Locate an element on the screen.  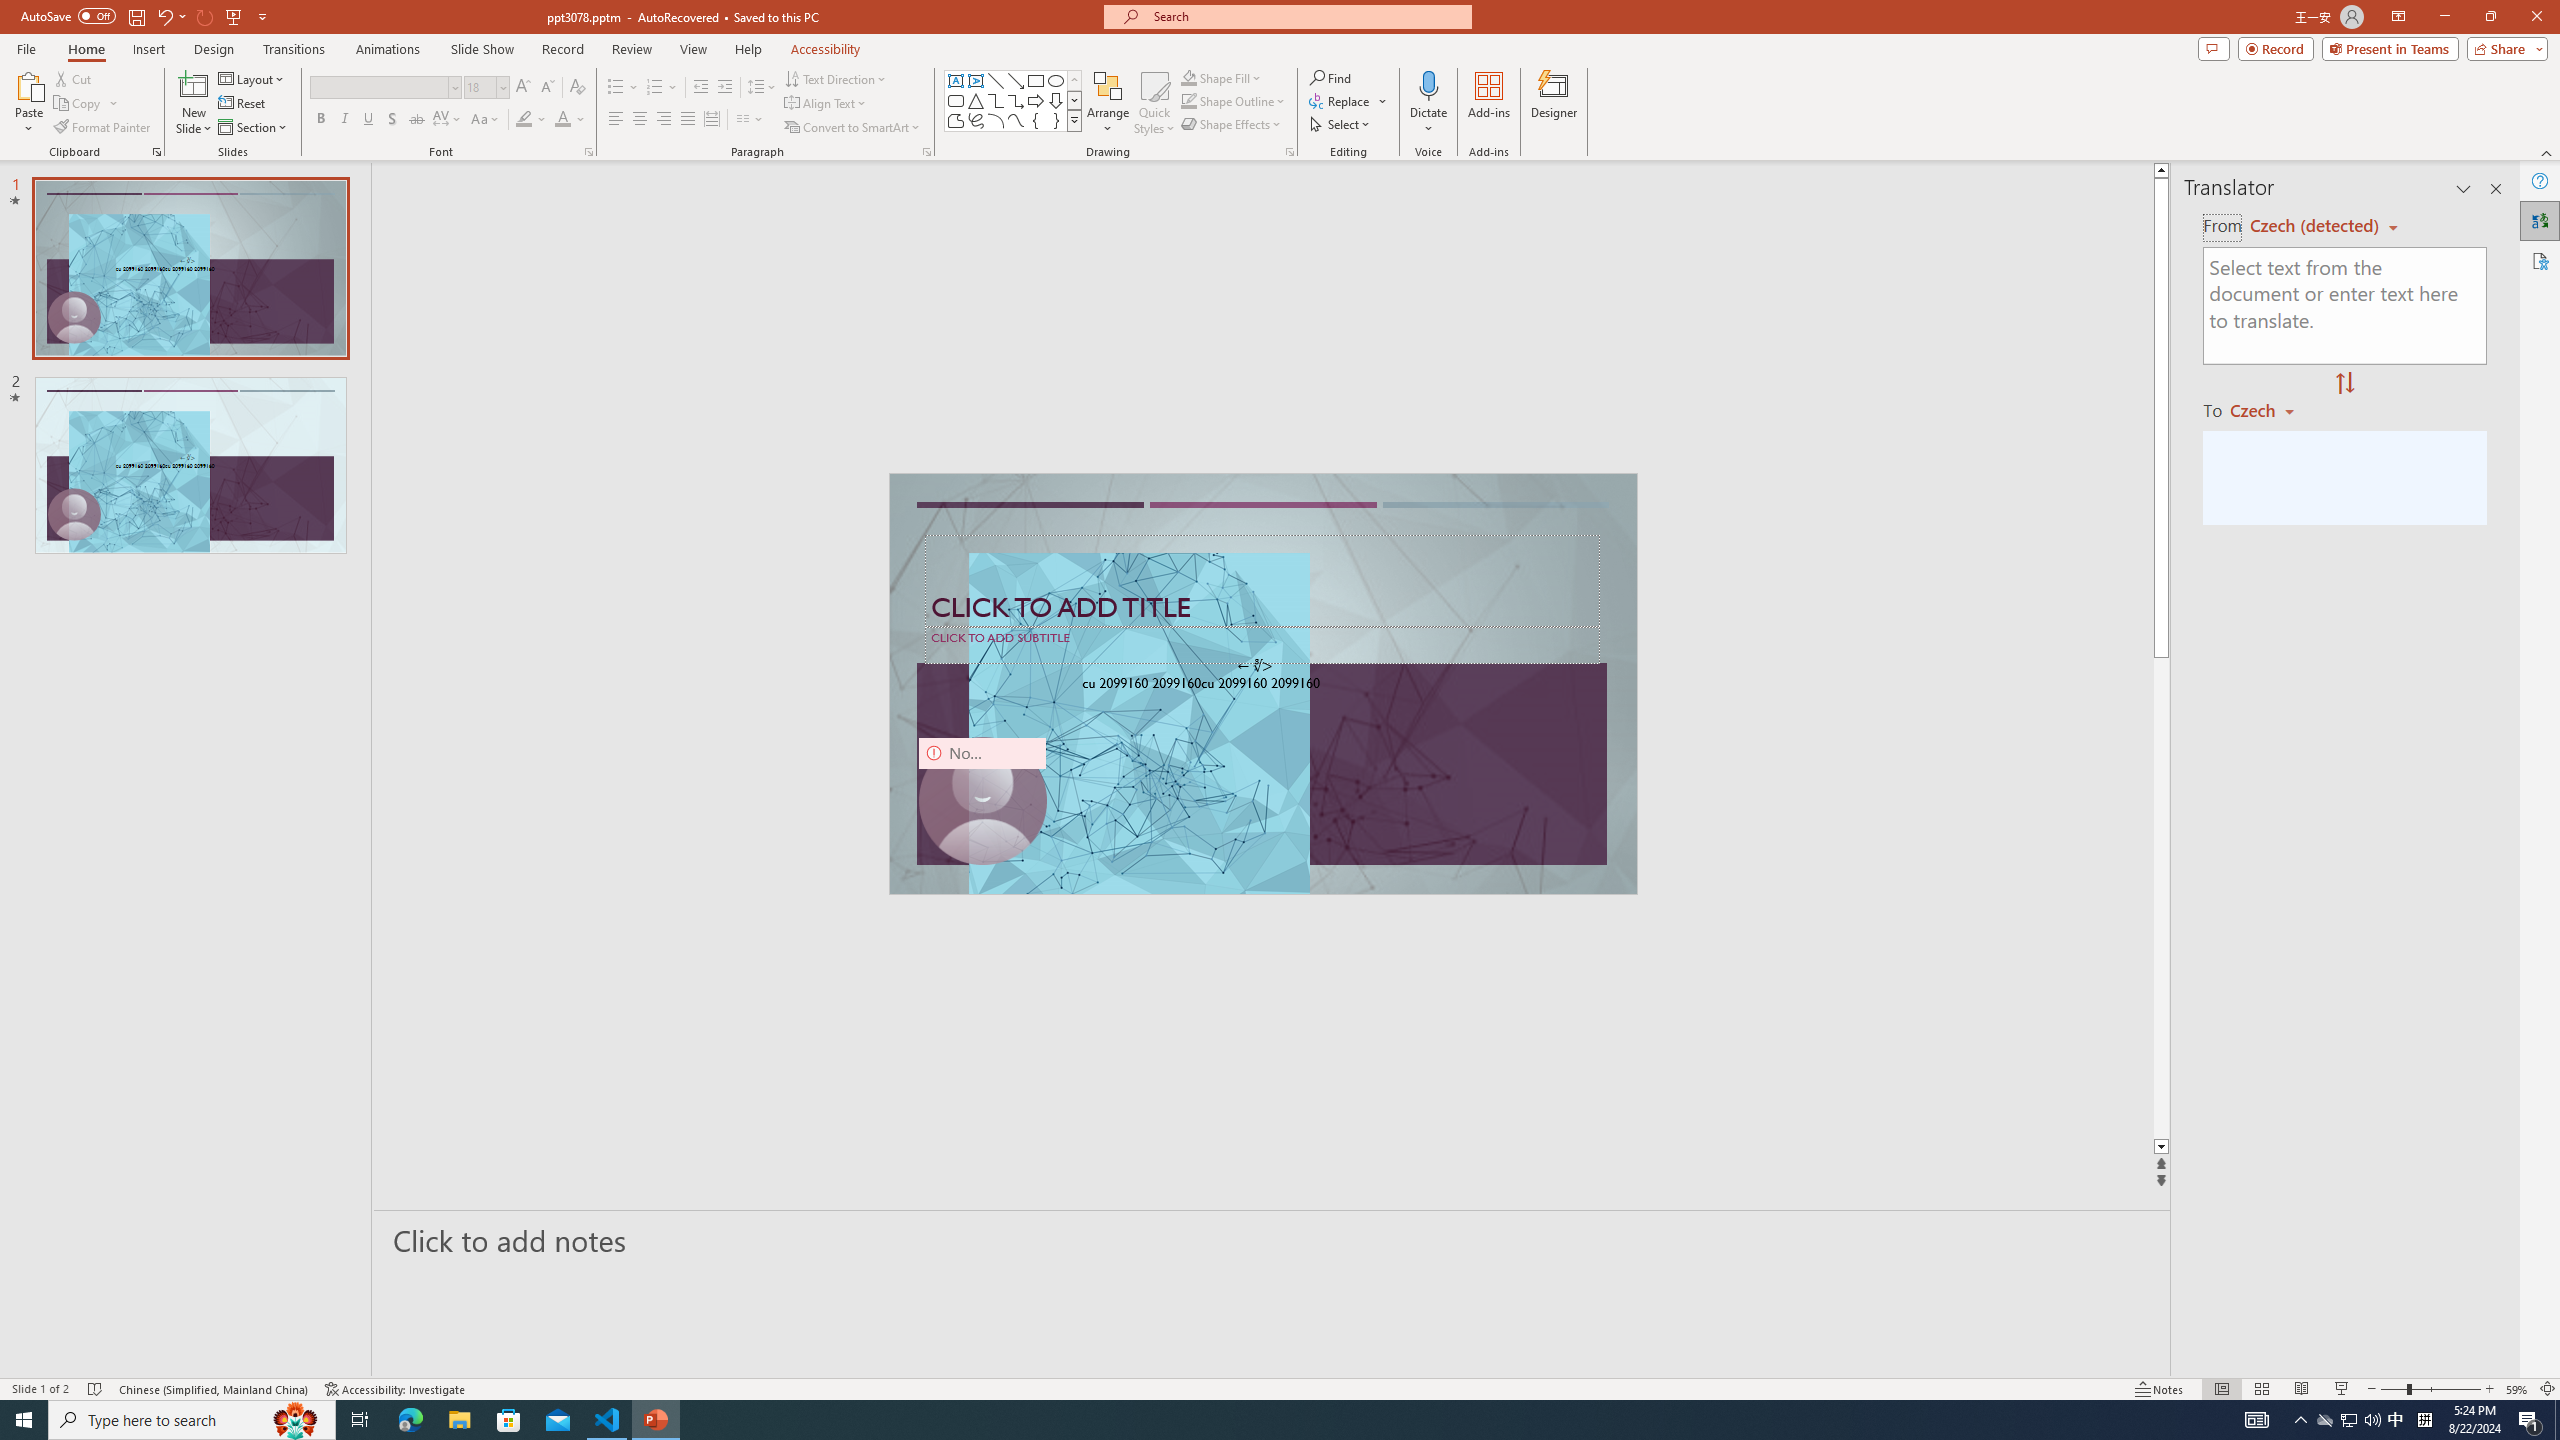
'TextBox 61' is located at coordinates (1259, 685).